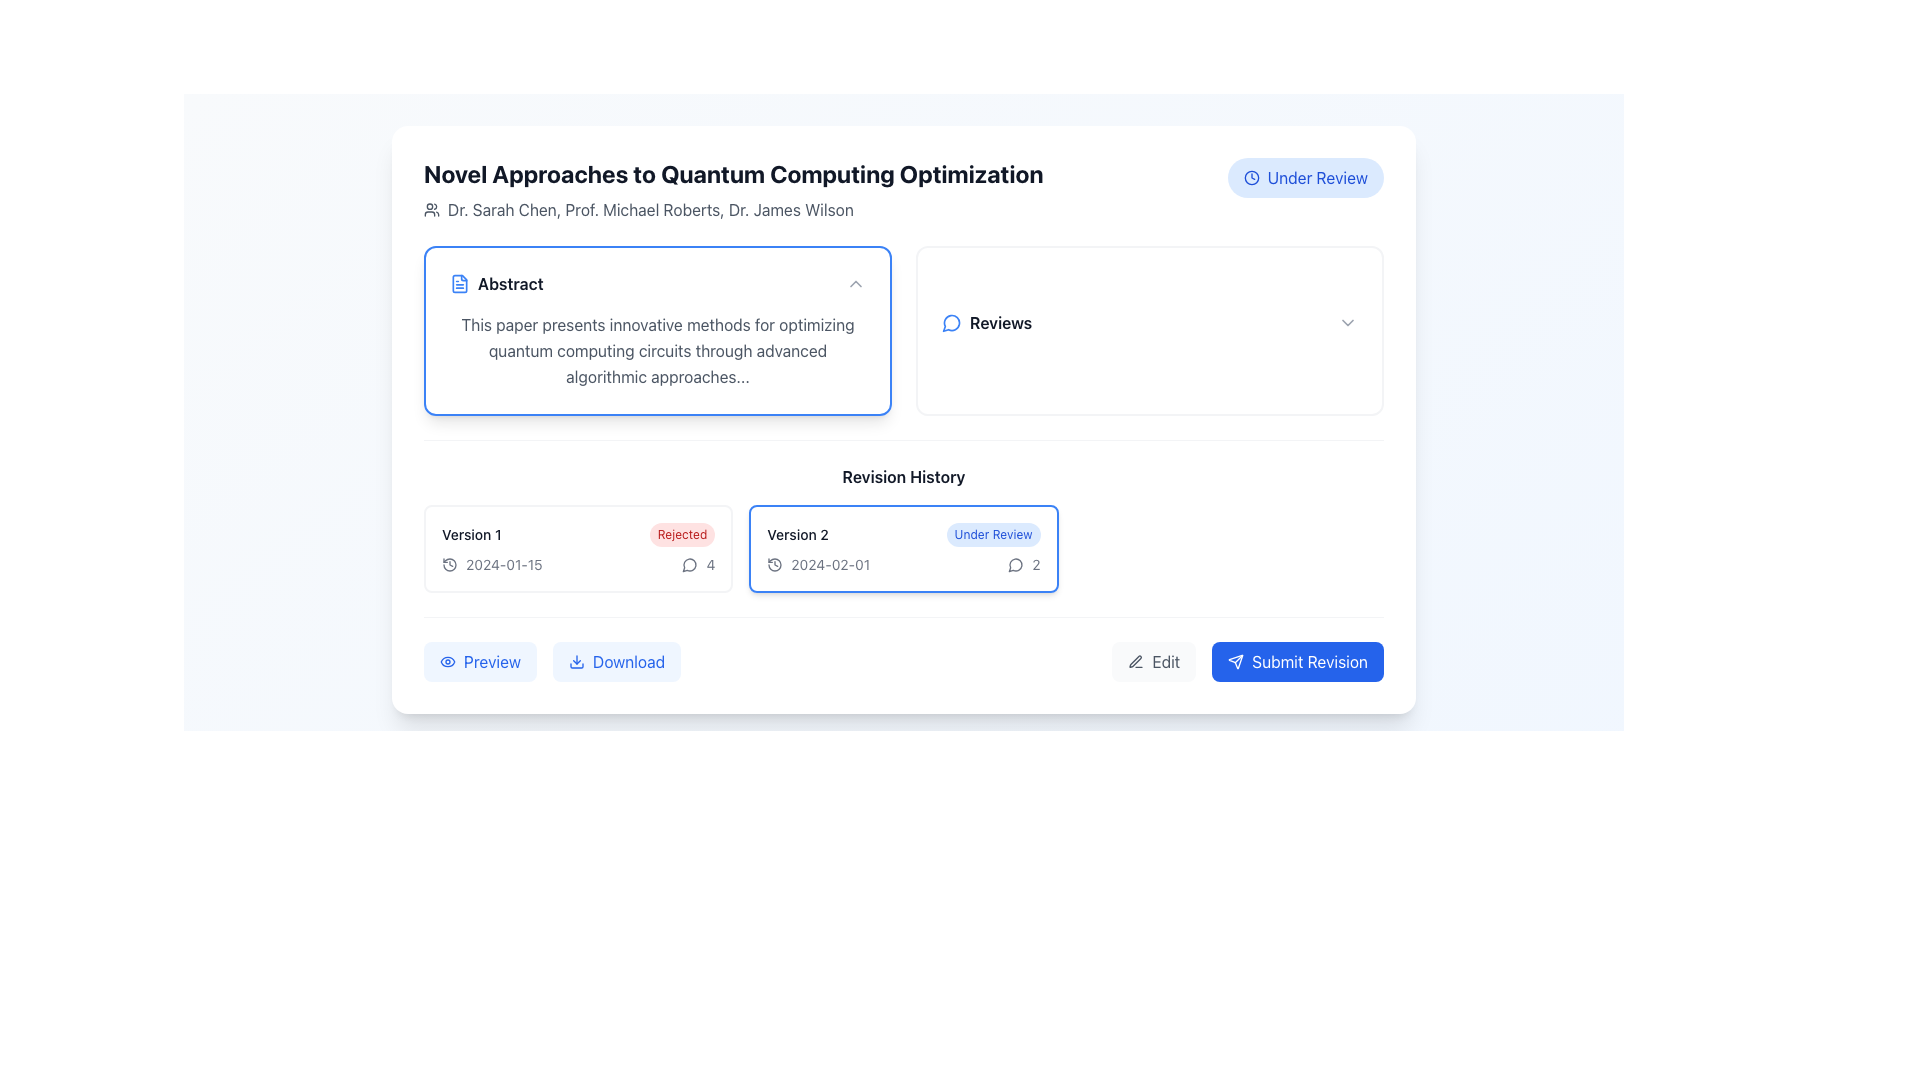 The height and width of the screenshot is (1080, 1920). What do you see at coordinates (774, 564) in the screenshot?
I see `the history indicator icon located to the left of the text '2024-02-01' within the 'Version 2' section of the 'Revision History' area` at bounding box center [774, 564].